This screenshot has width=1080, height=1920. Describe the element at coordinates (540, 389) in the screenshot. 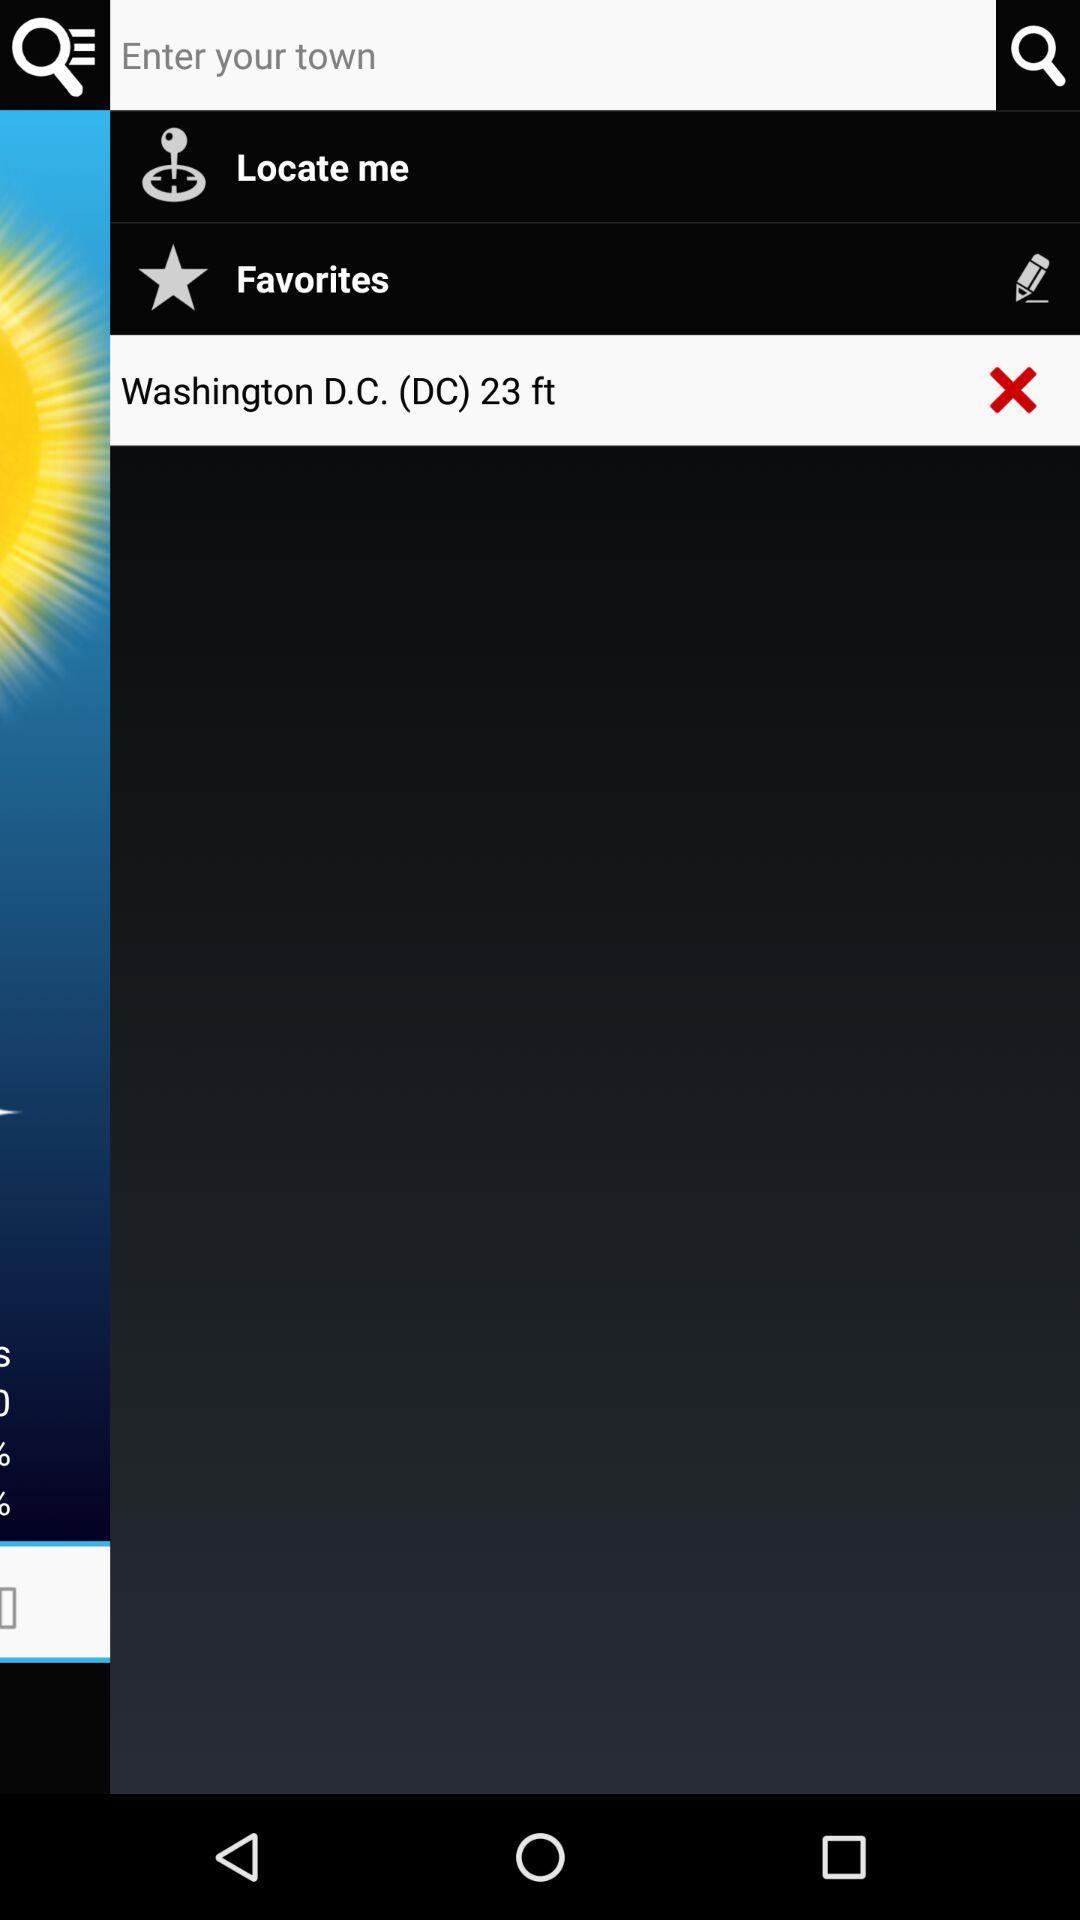

I see `washington d c item` at that location.